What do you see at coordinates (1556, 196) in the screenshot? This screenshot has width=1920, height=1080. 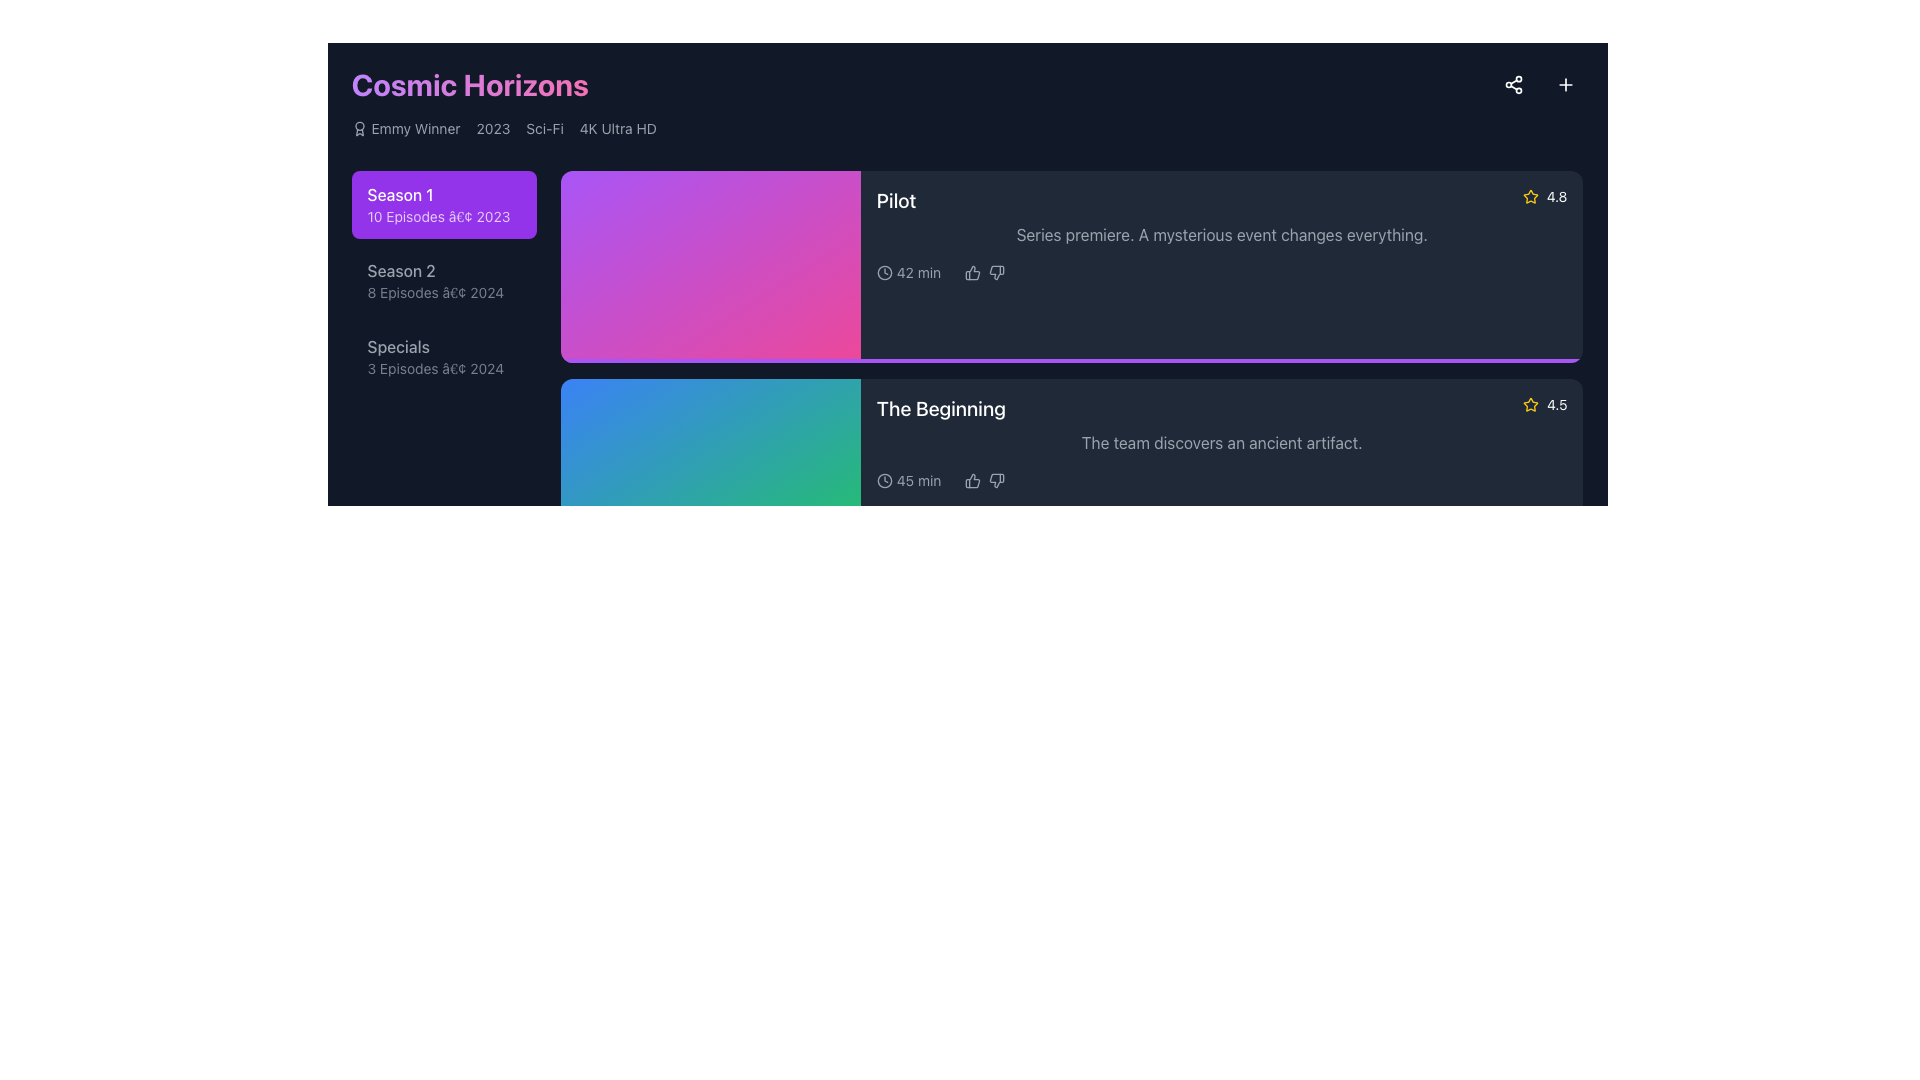 I see `the static text display showing a rating value of '4.8', located to the right of the yellow star icon in the top-right corner of the content episode card` at bounding box center [1556, 196].